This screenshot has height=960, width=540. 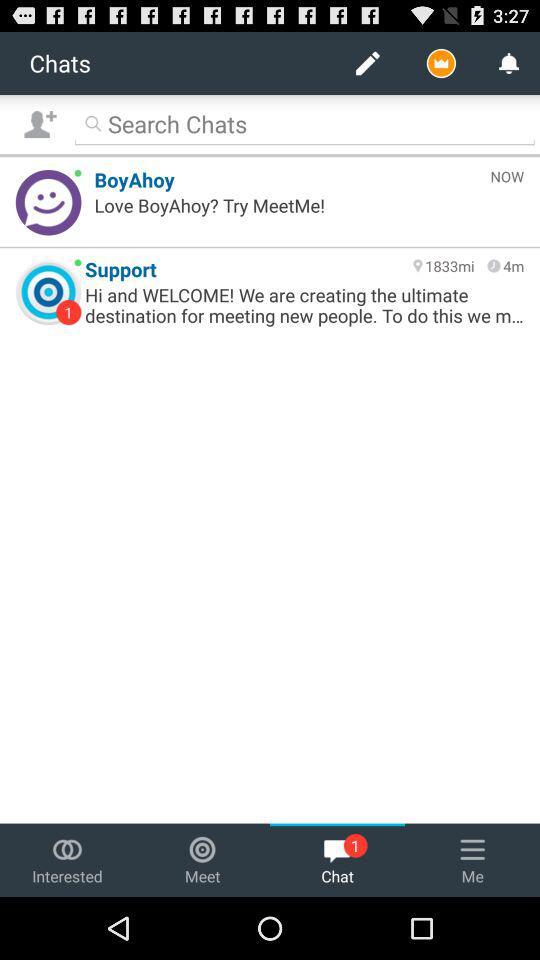 I want to click on the first icon which is left to the text boyahoy, so click(x=48, y=202).